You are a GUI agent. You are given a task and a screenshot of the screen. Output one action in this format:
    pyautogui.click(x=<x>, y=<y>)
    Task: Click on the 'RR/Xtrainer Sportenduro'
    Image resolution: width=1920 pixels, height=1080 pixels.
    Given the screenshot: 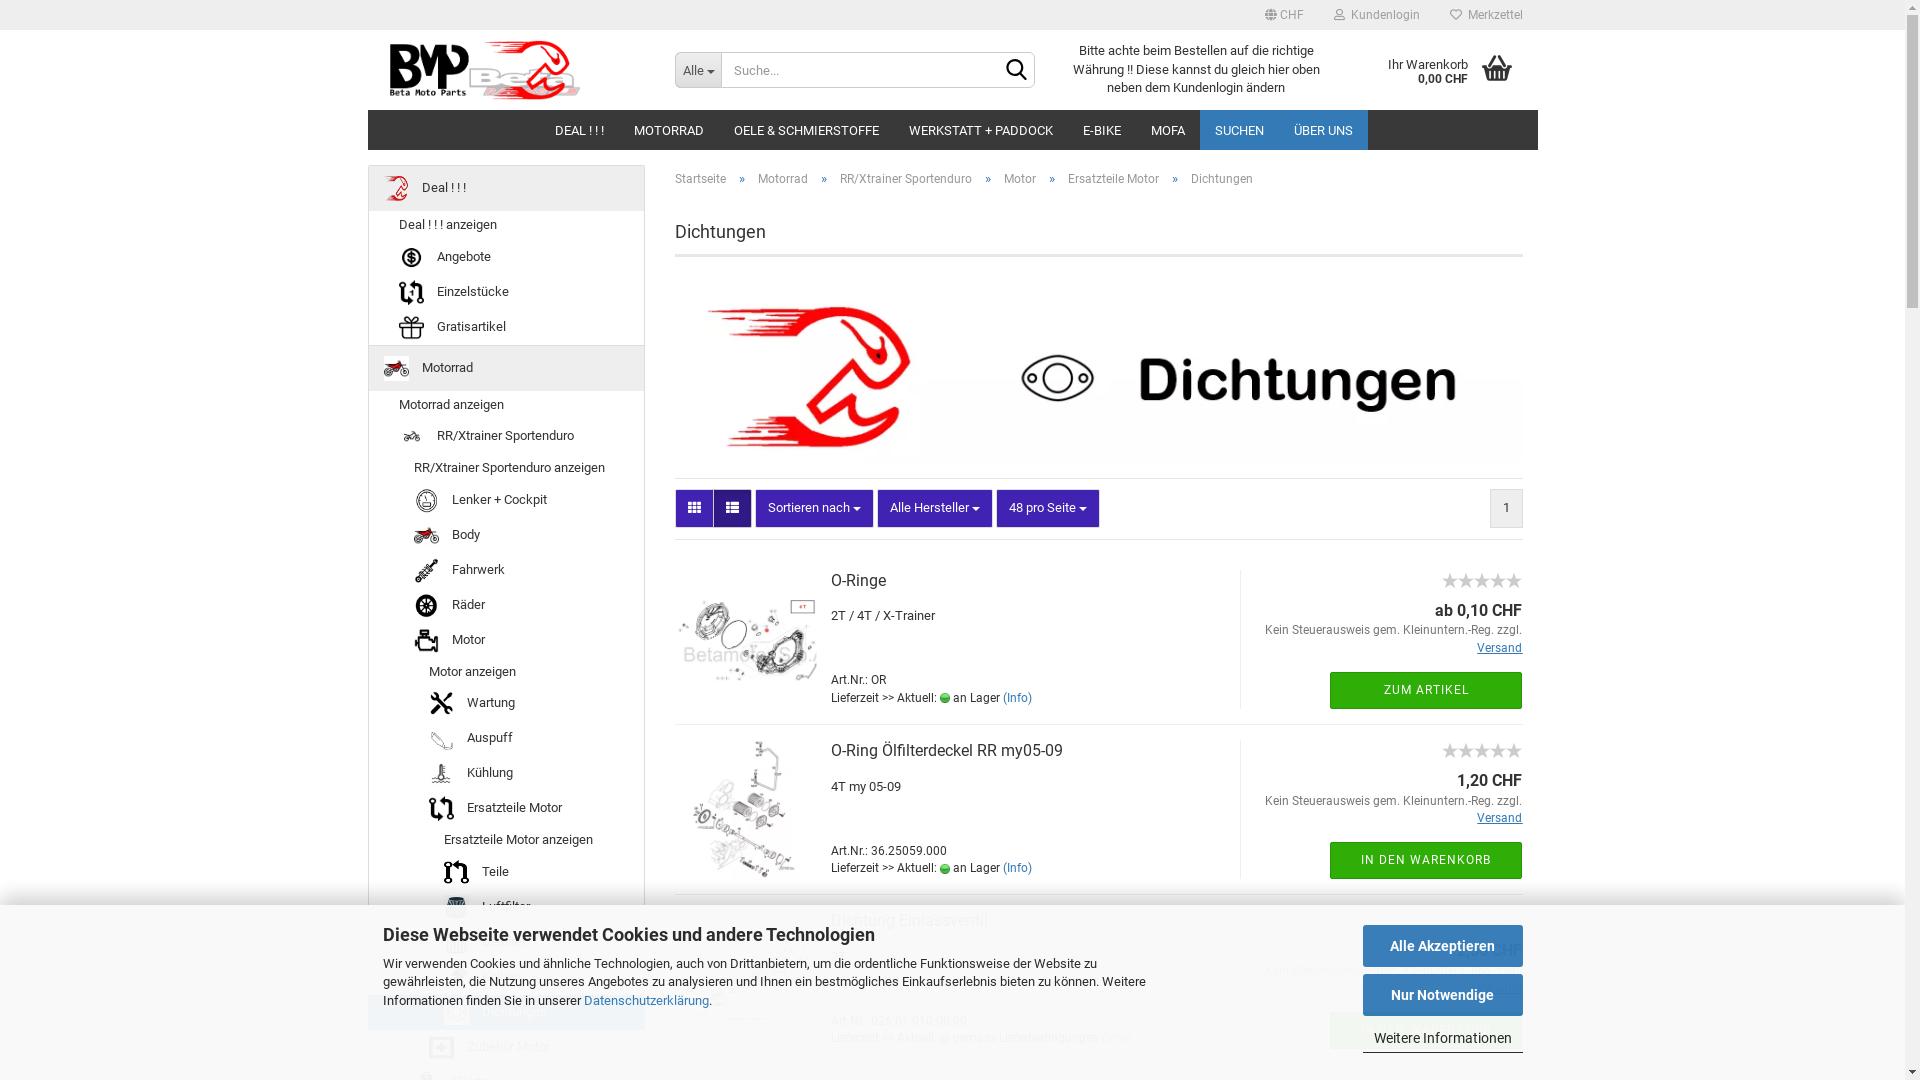 What is the action you would take?
    pyautogui.click(x=905, y=177)
    